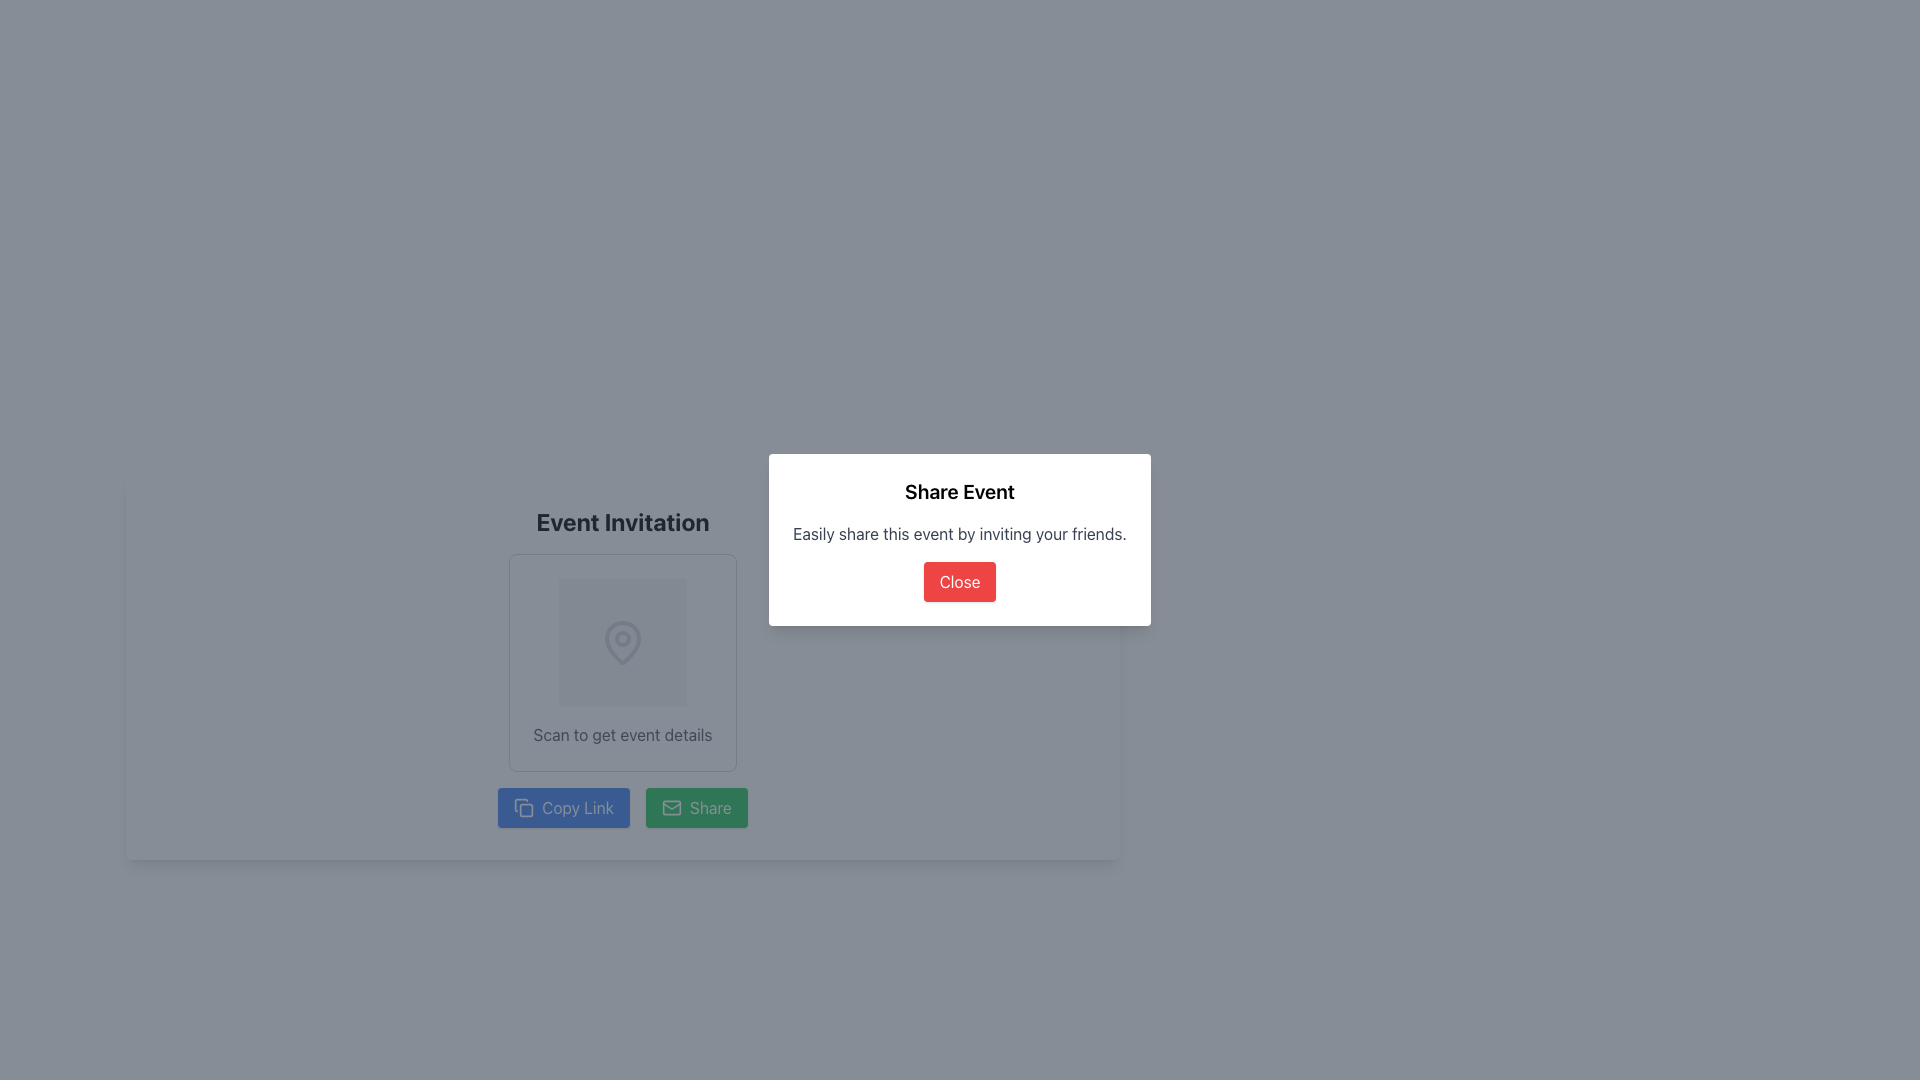 This screenshot has width=1920, height=1080. I want to click on the text block displaying the message 'Easily share this event by inviting your friends.' which is located below the title 'Share Event' and above the 'Close' button, so click(960, 532).